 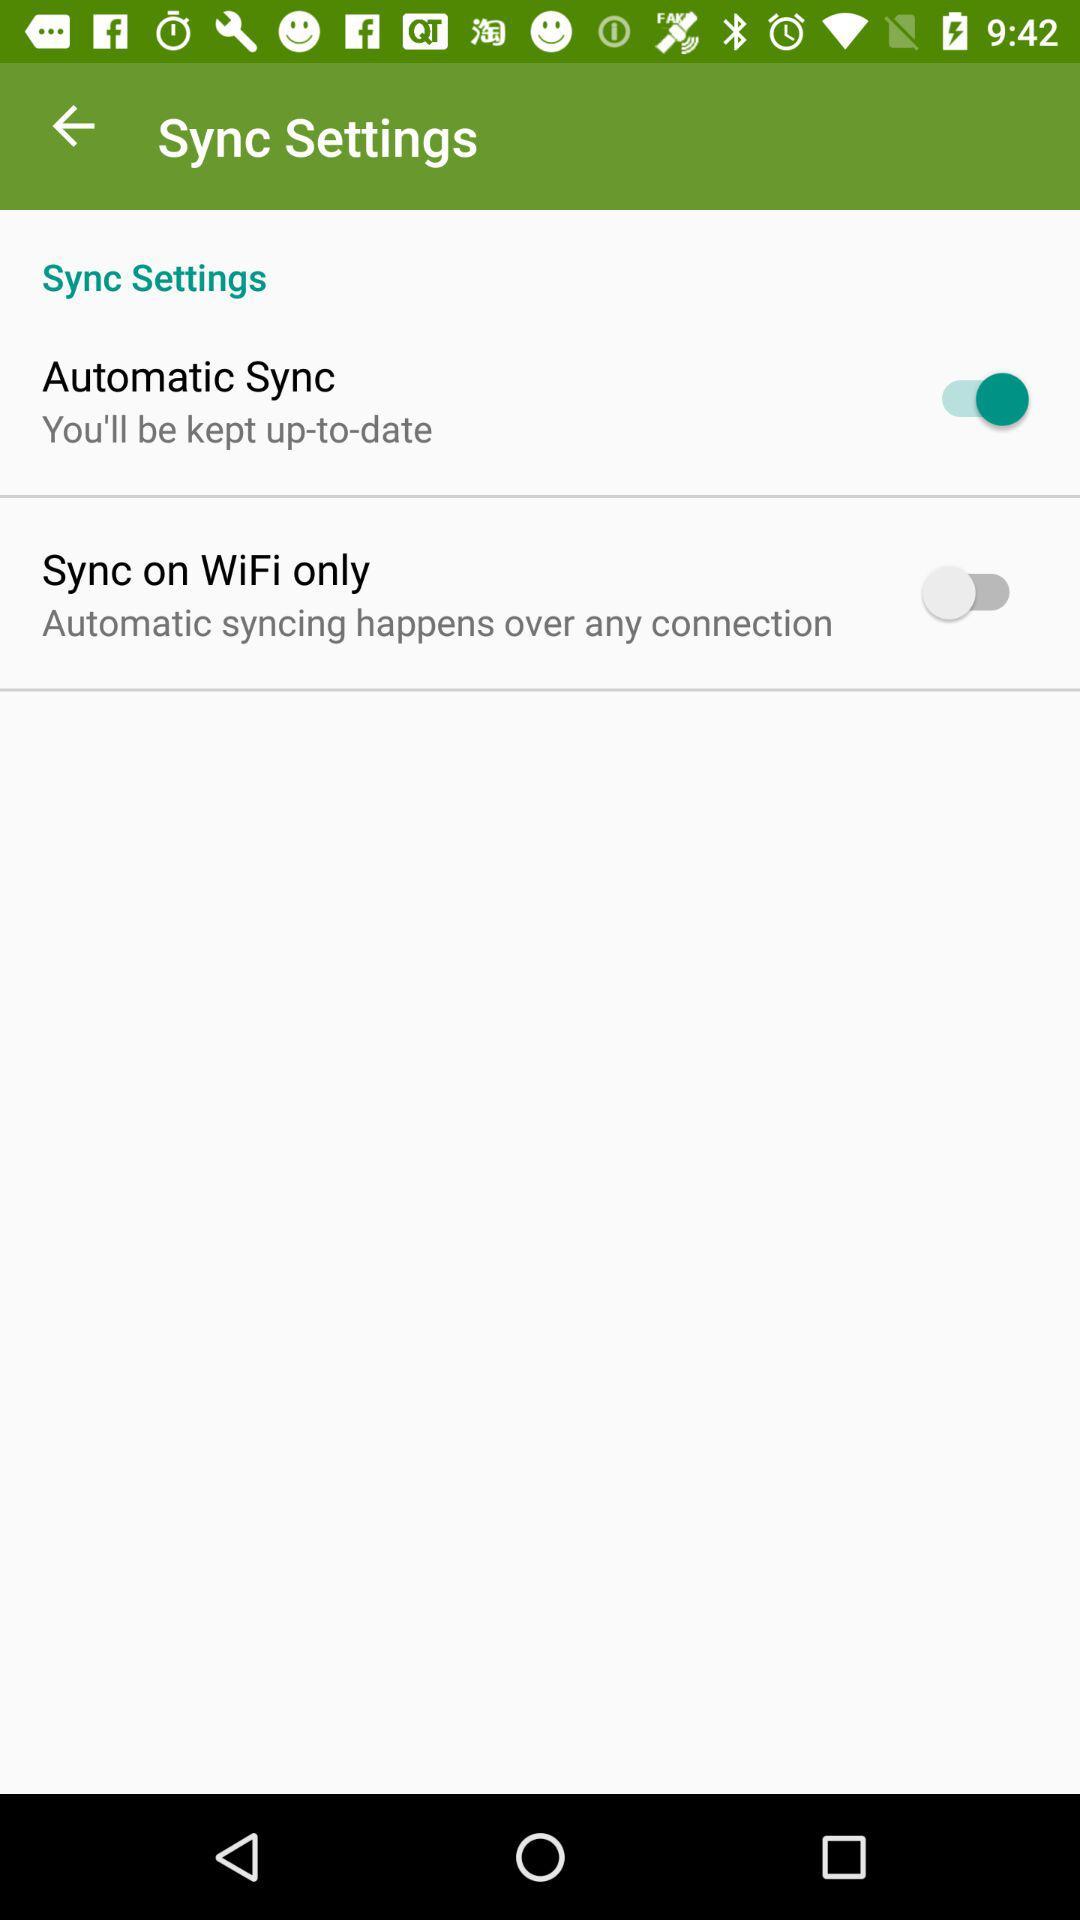 I want to click on item next to sync settings icon, so click(x=72, y=130).